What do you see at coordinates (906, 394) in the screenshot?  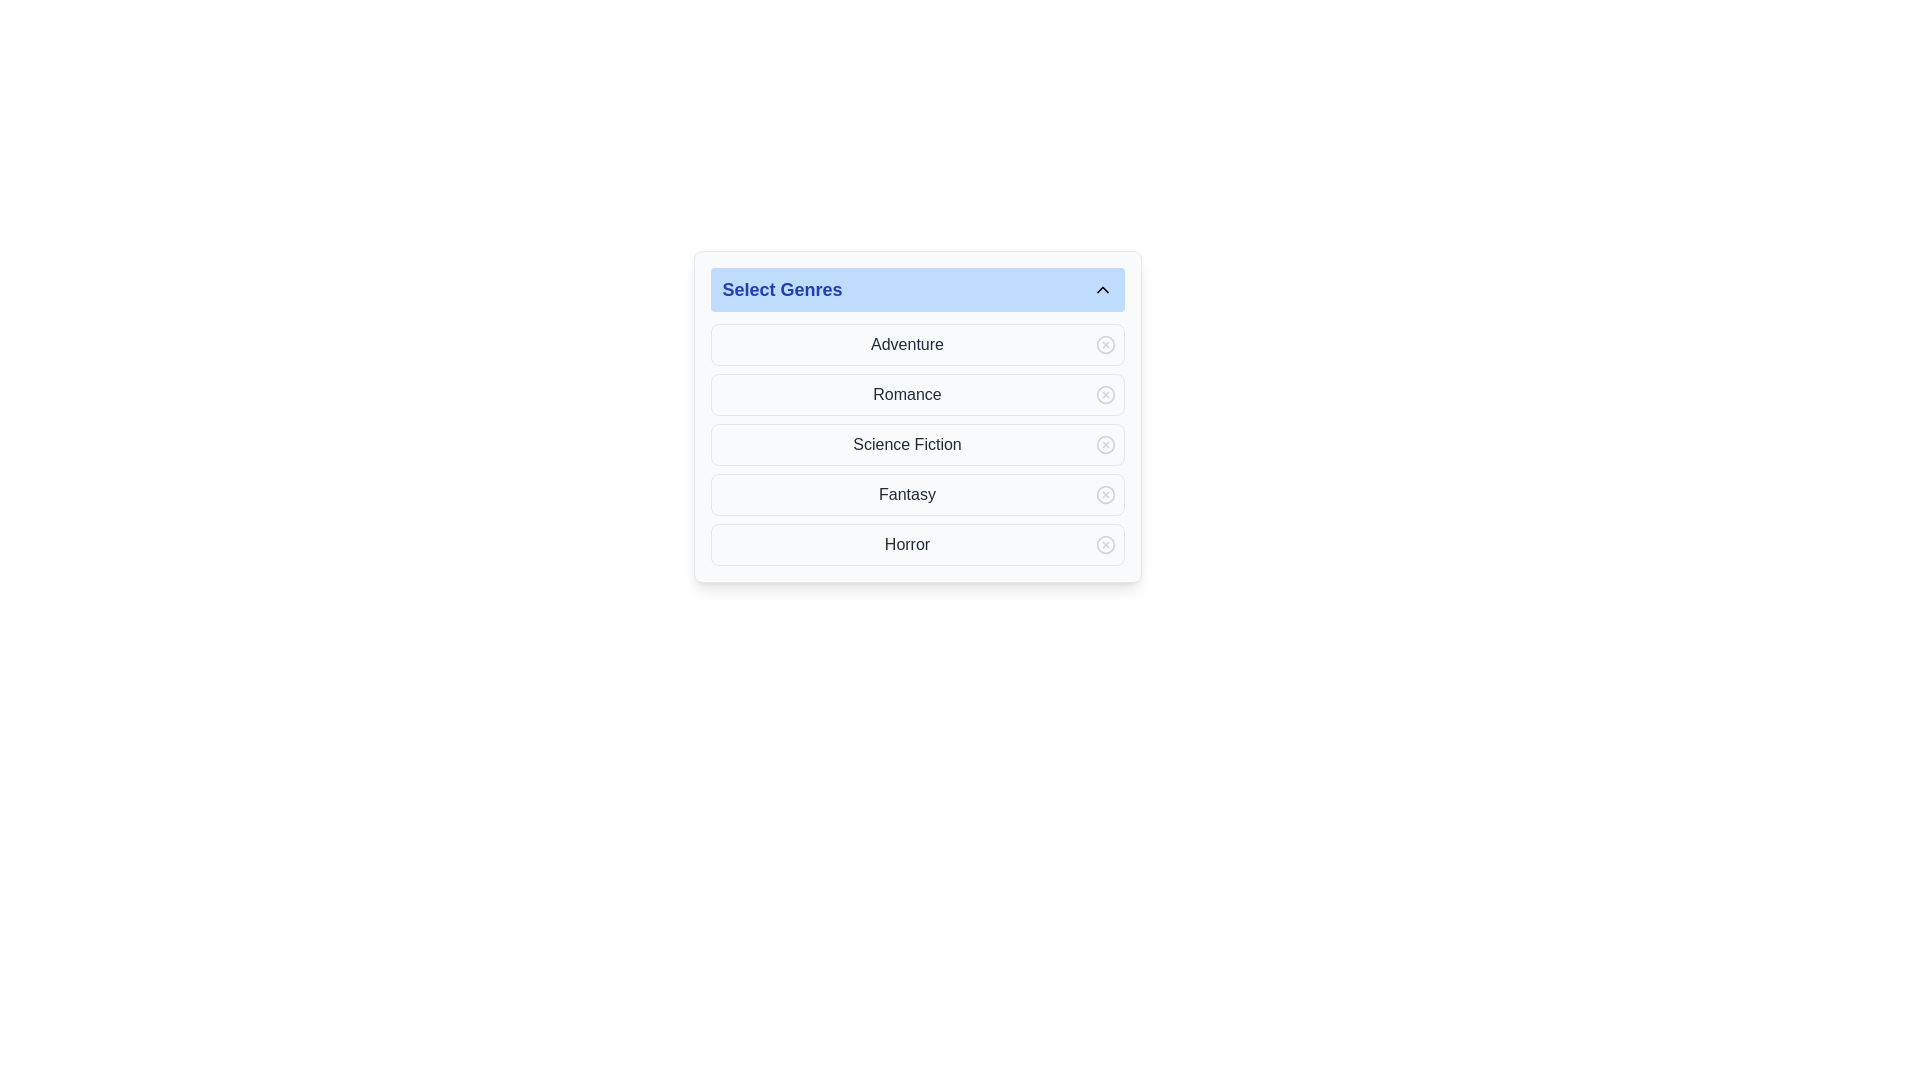 I see `the 'Romance' genre label located in the second item of the 'Select Genres' section` at bounding box center [906, 394].